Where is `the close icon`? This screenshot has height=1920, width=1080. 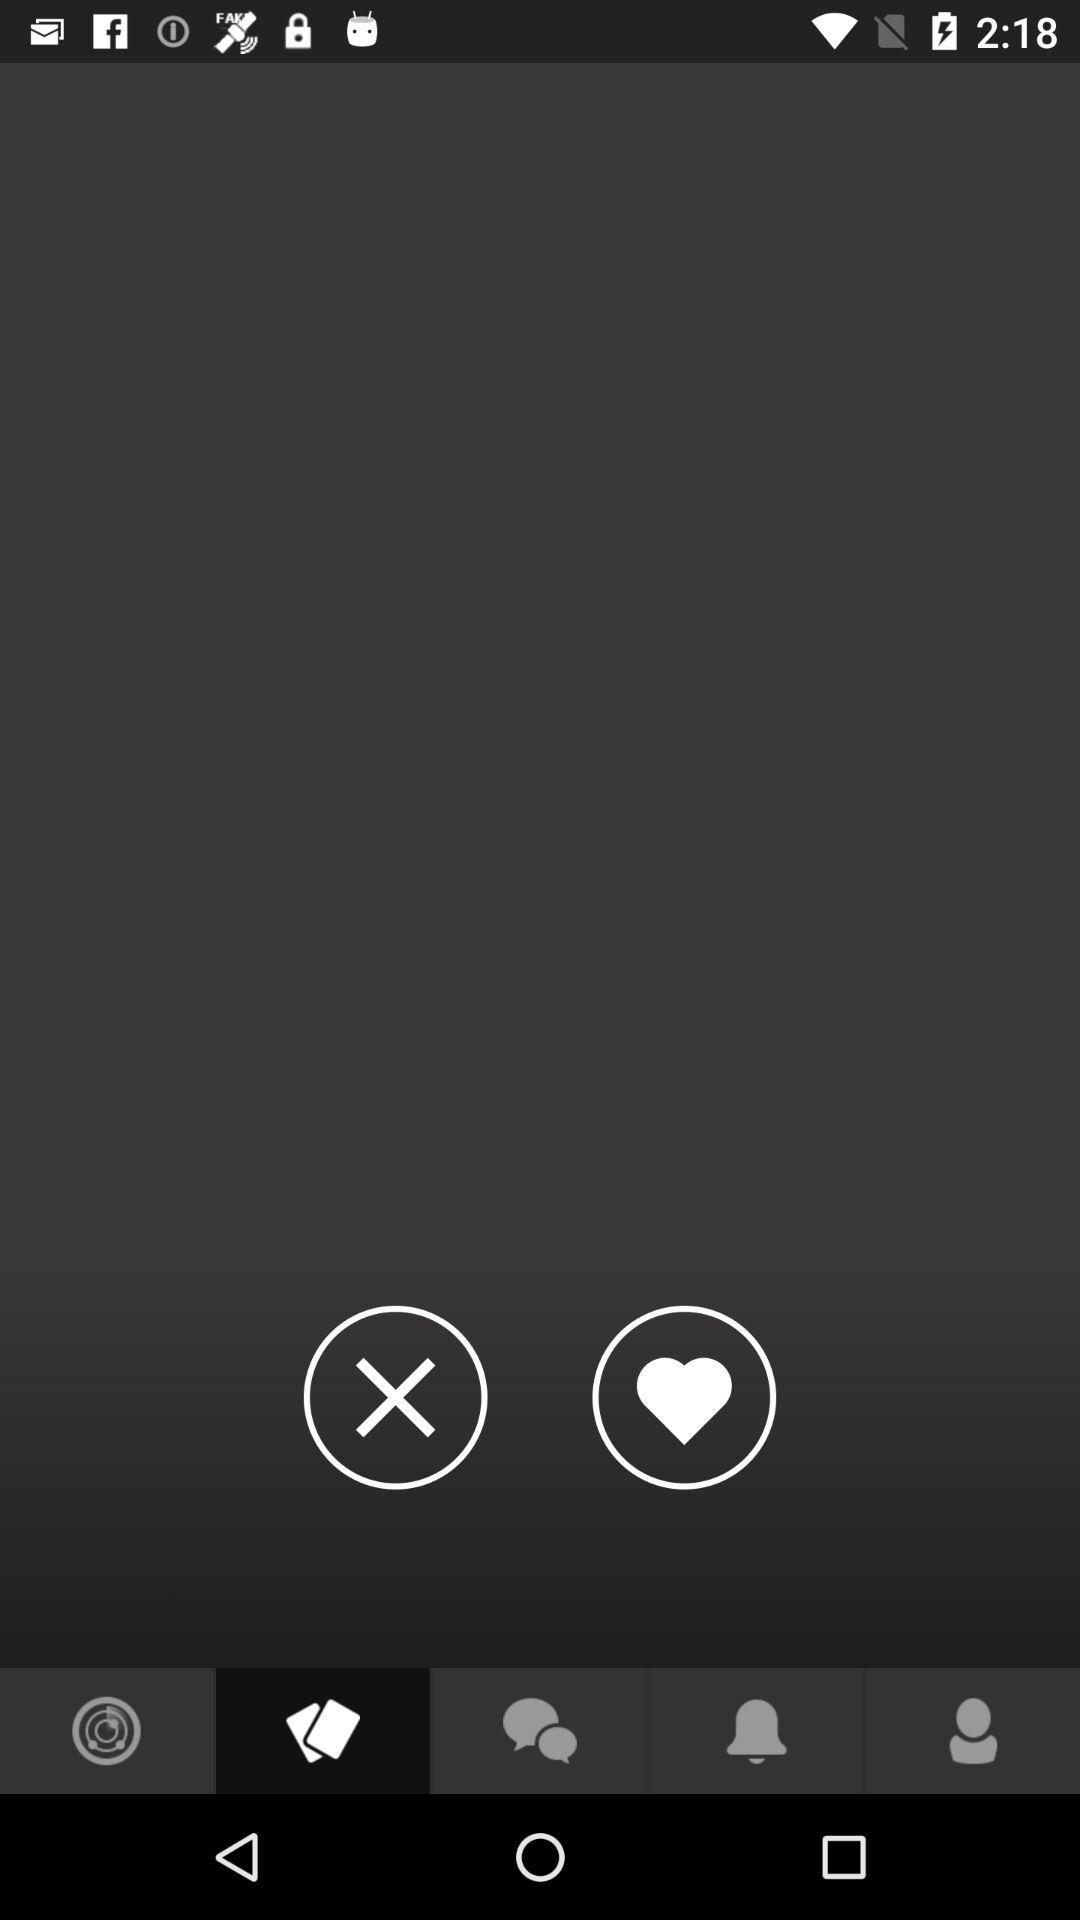 the close icon is located at coordinates (395, 1396).